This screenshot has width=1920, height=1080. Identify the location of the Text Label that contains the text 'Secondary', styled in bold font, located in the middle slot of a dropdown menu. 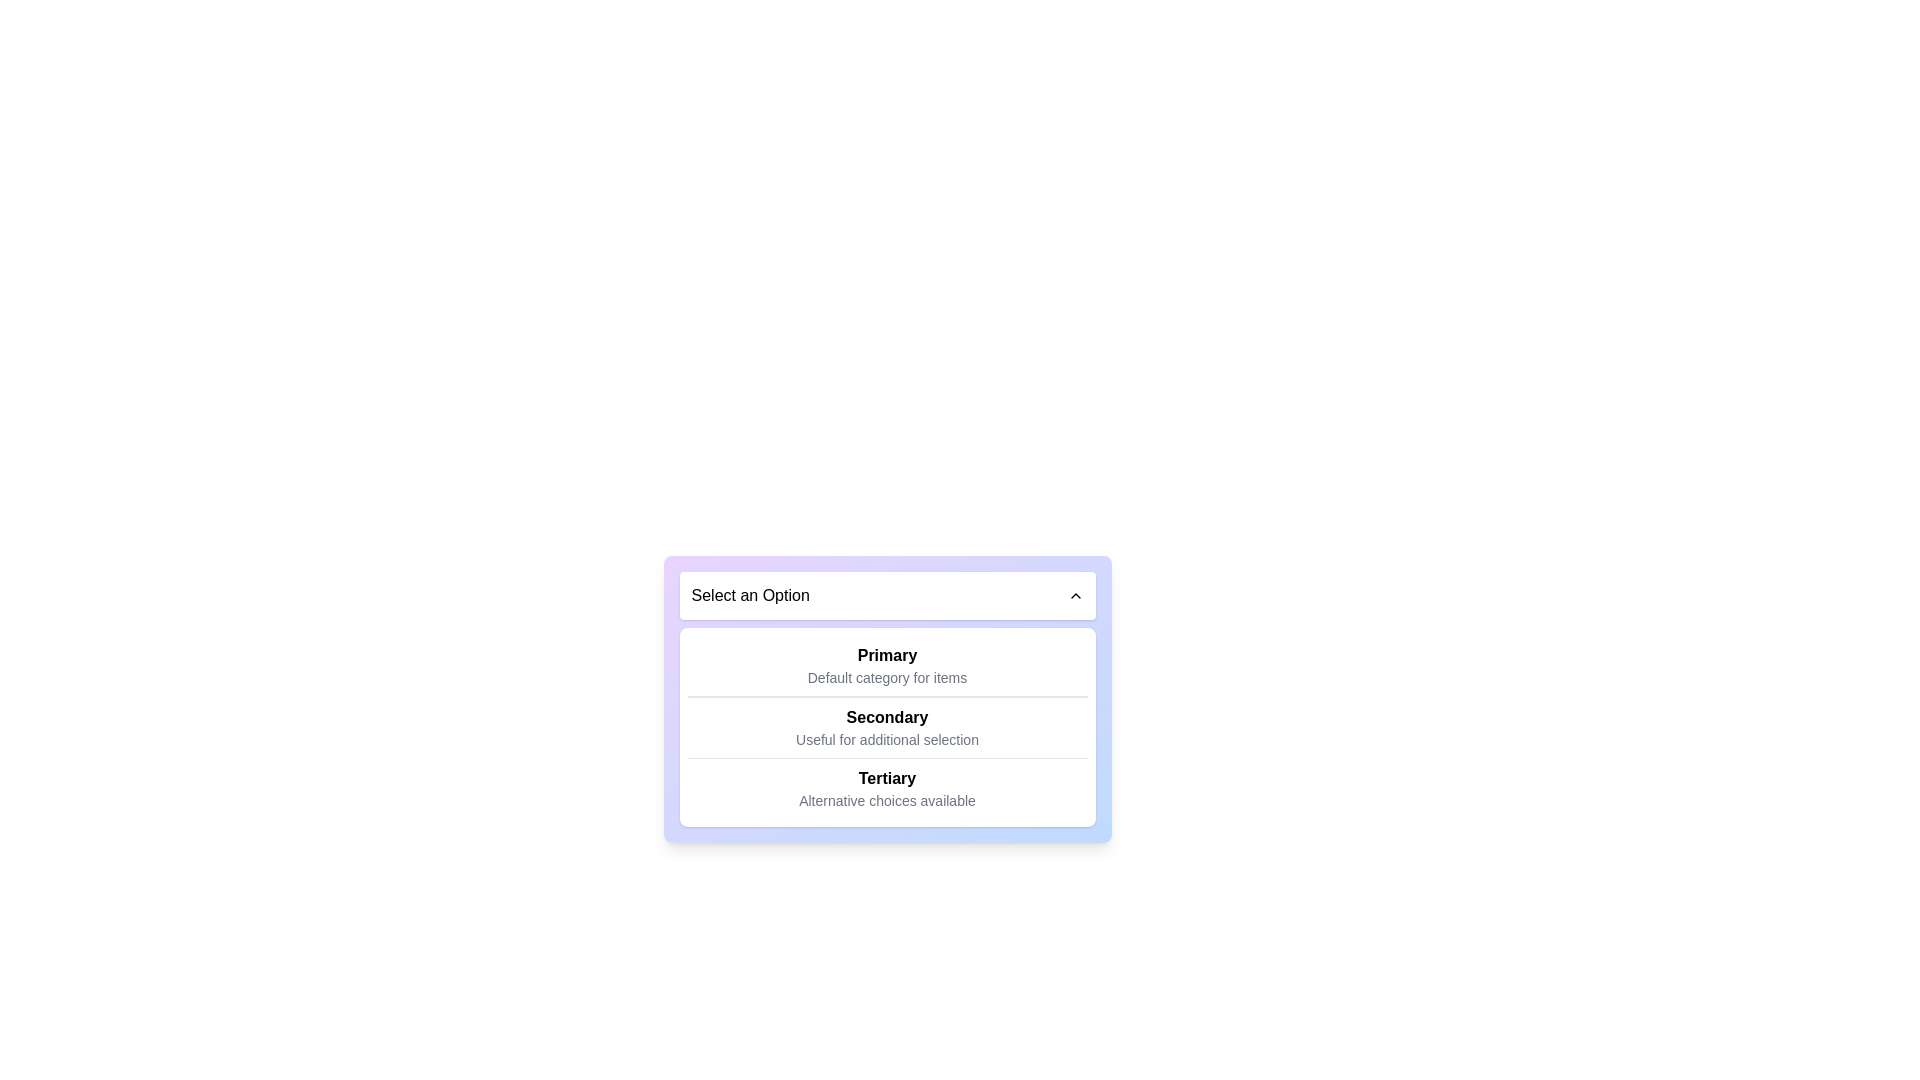
(886, 716).